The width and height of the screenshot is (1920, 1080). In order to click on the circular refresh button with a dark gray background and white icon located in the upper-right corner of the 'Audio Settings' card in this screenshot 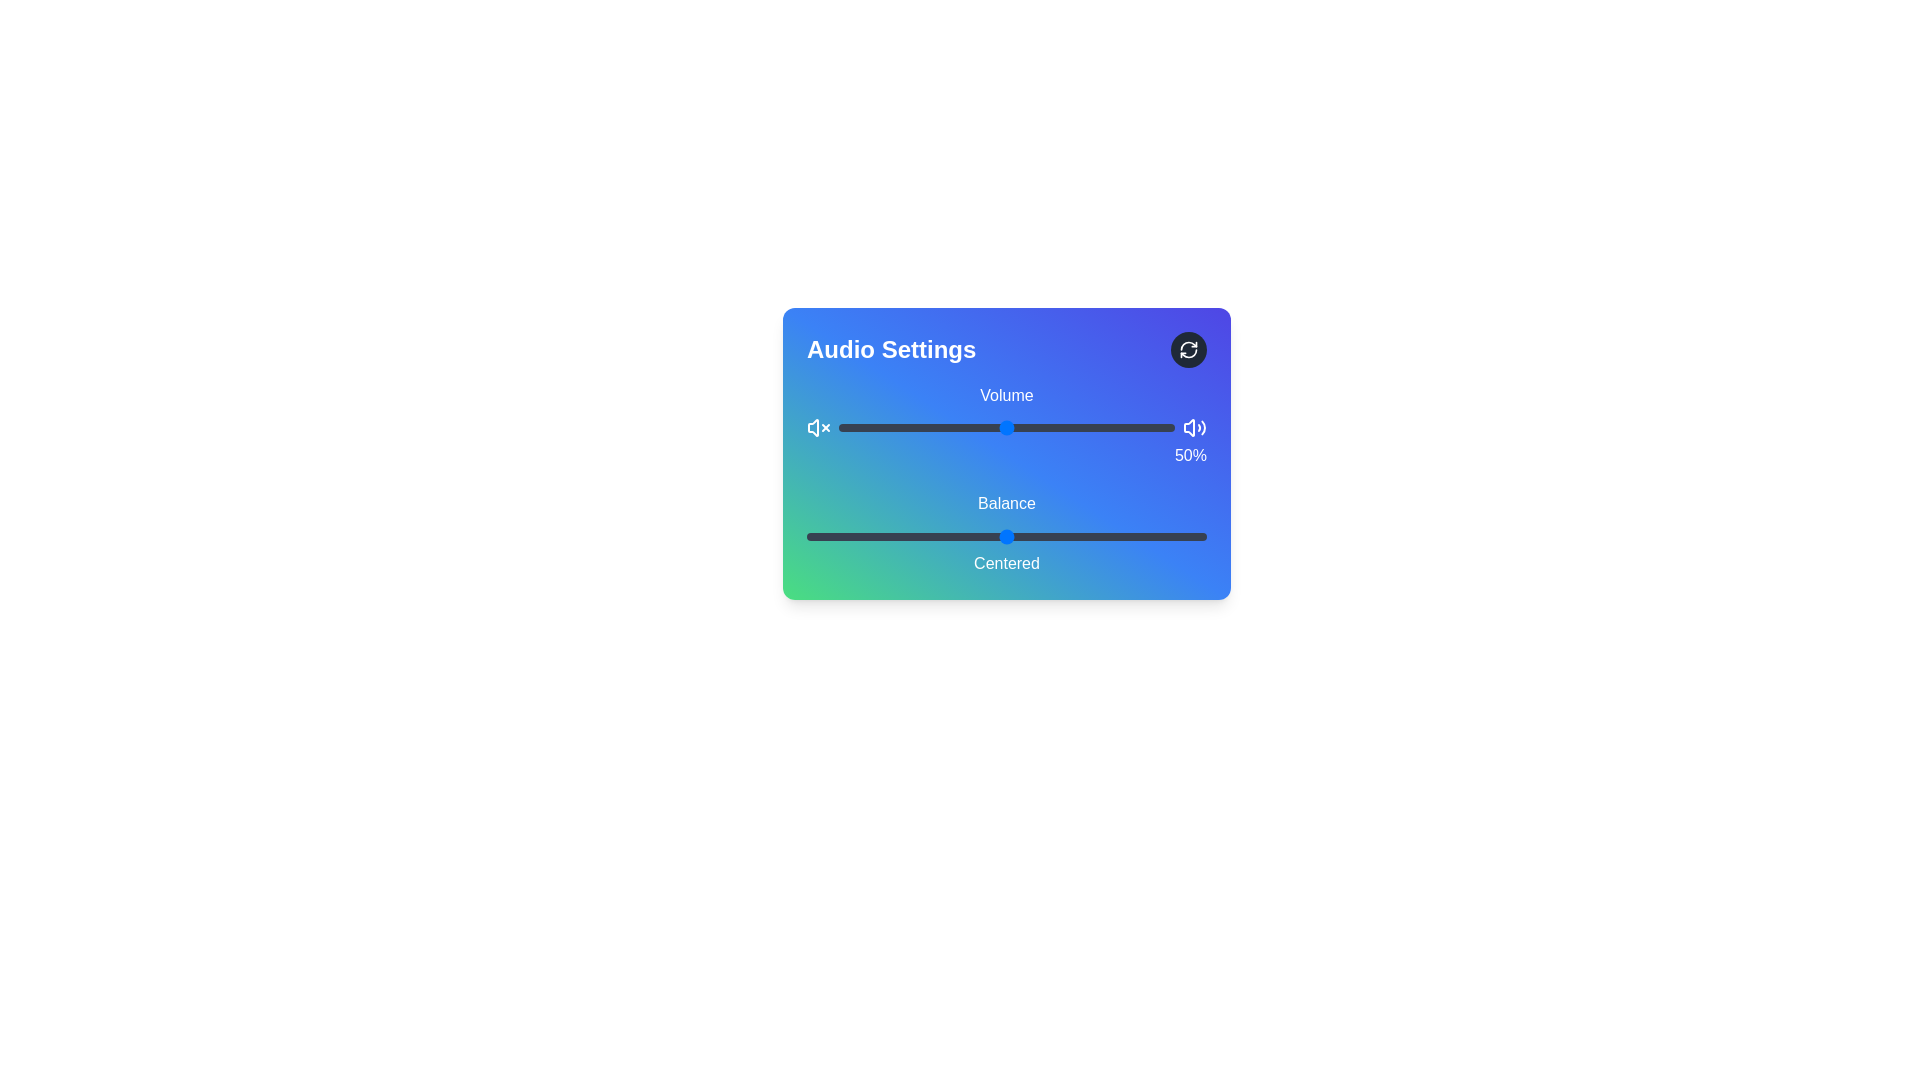, I will do `click(1189, 349)`.